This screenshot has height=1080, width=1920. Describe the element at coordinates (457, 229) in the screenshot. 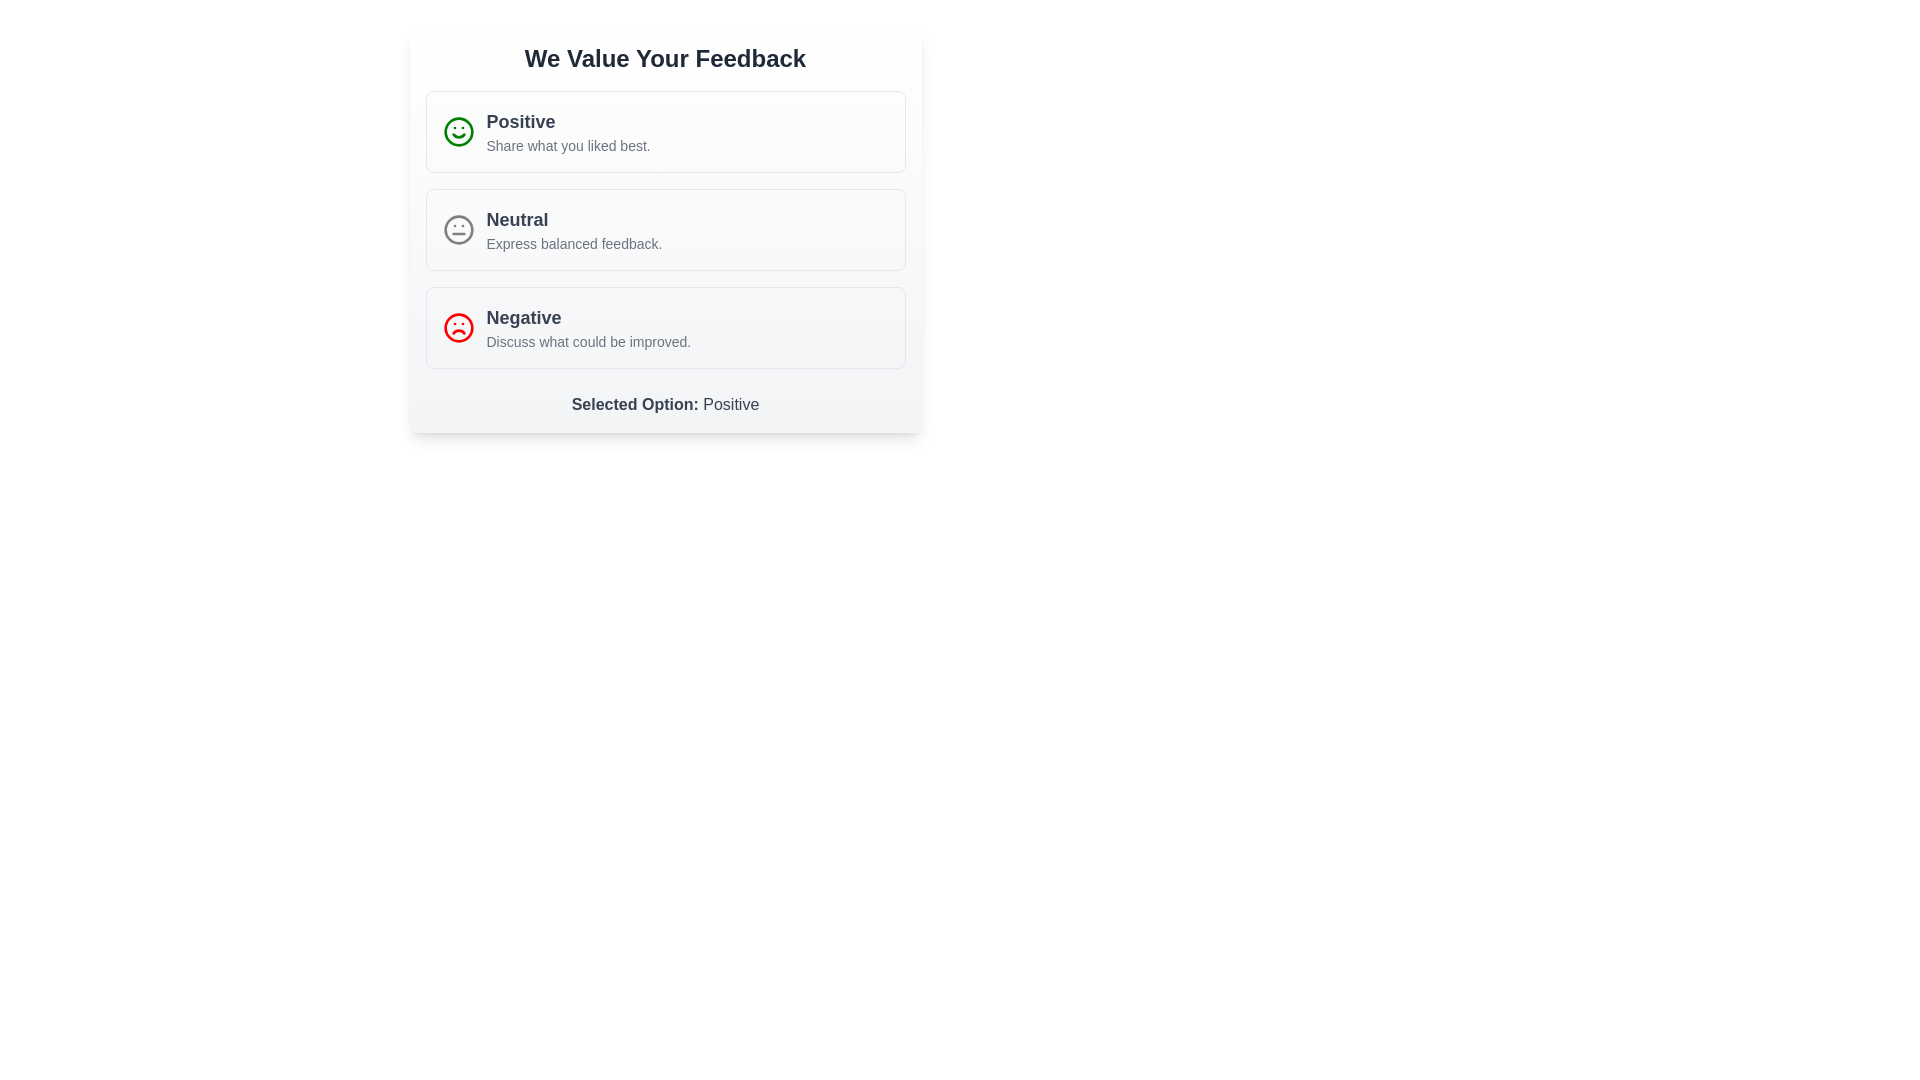

I see `the Neutral feedback icon, which is visually represented as the middle option among three feedback choices, positioned to the left of the text 'Neutral: Express balanced feedback.'` at that location.